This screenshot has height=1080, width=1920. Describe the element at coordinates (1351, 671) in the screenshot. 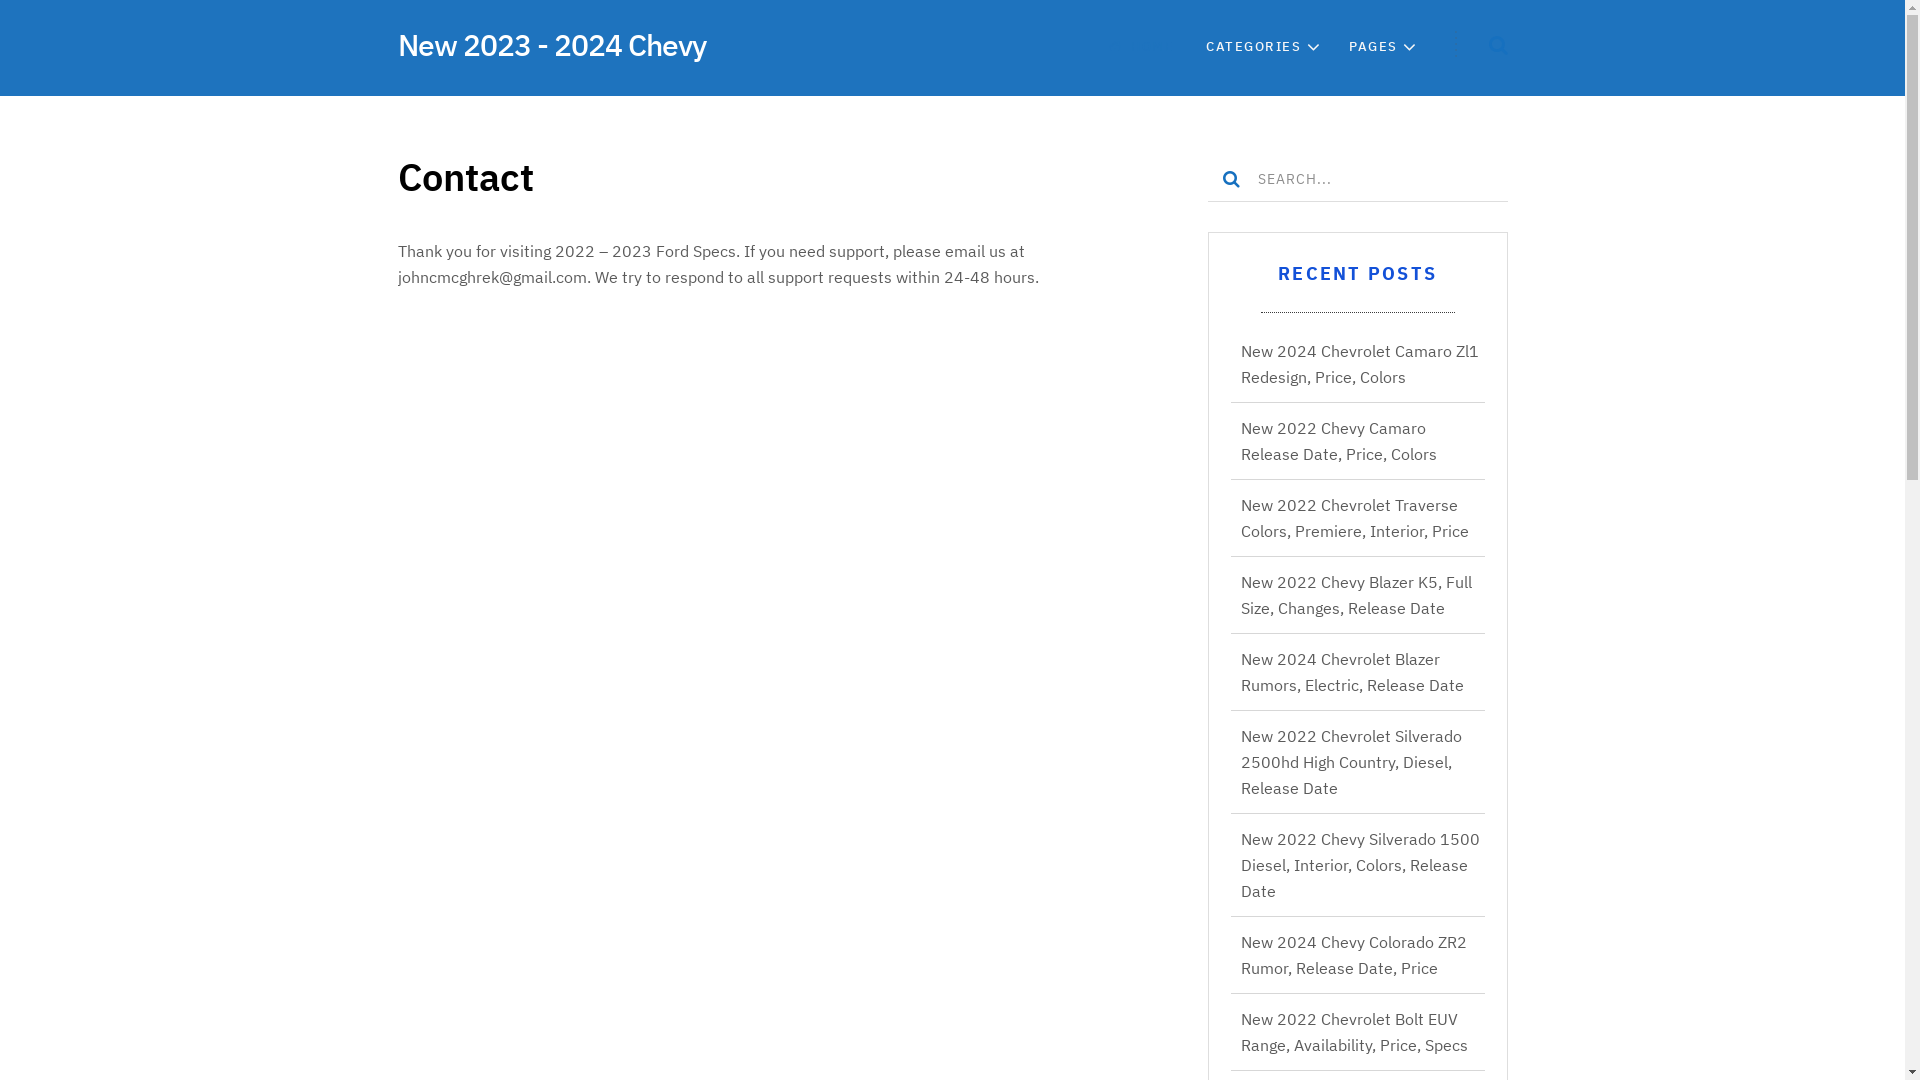

I see `'New 2024 Chevrolet Blazer Rumors, Electric, Release Date'` at that location.